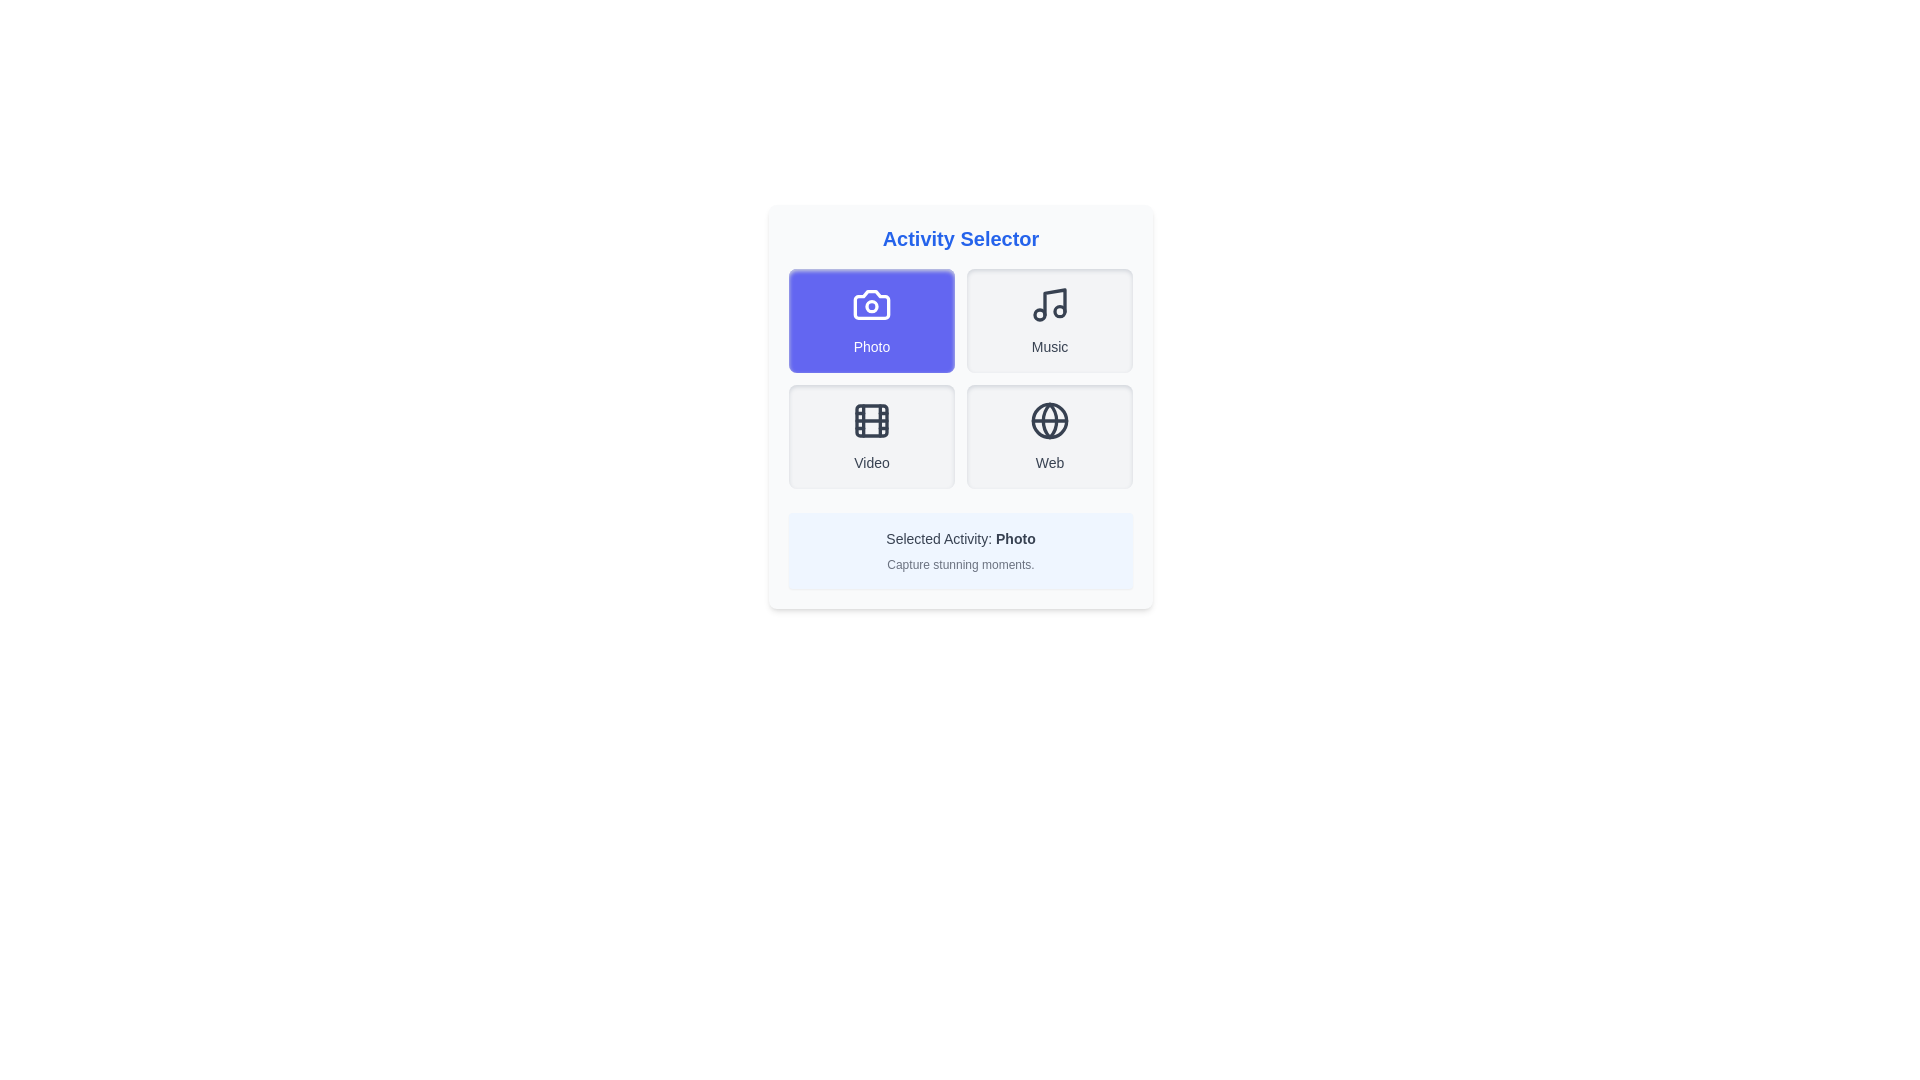 The width and height of the screenshot is (1920, 1080). I want to click on the musical note icon located in the upper-right quadrant of the activity selection grid, so click(1054, 302).